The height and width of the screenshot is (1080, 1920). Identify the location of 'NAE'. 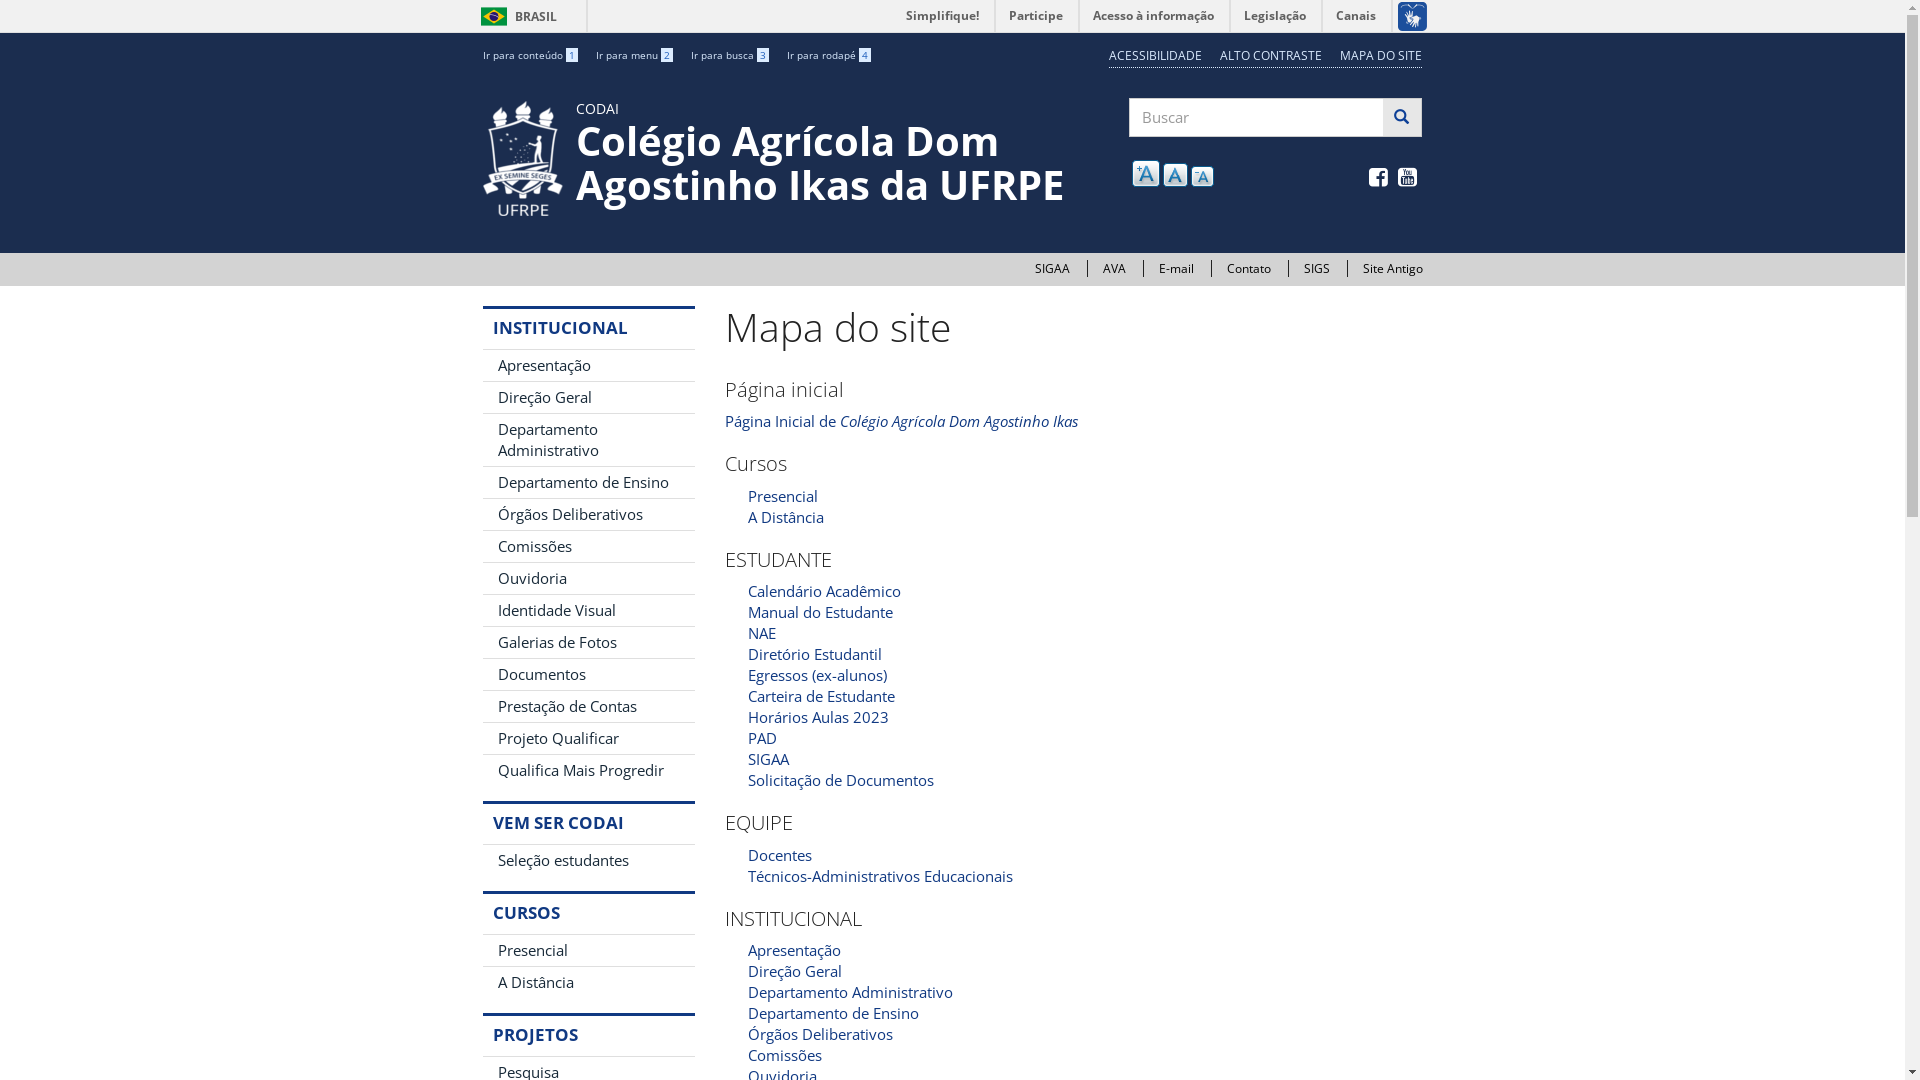
(761, 632).